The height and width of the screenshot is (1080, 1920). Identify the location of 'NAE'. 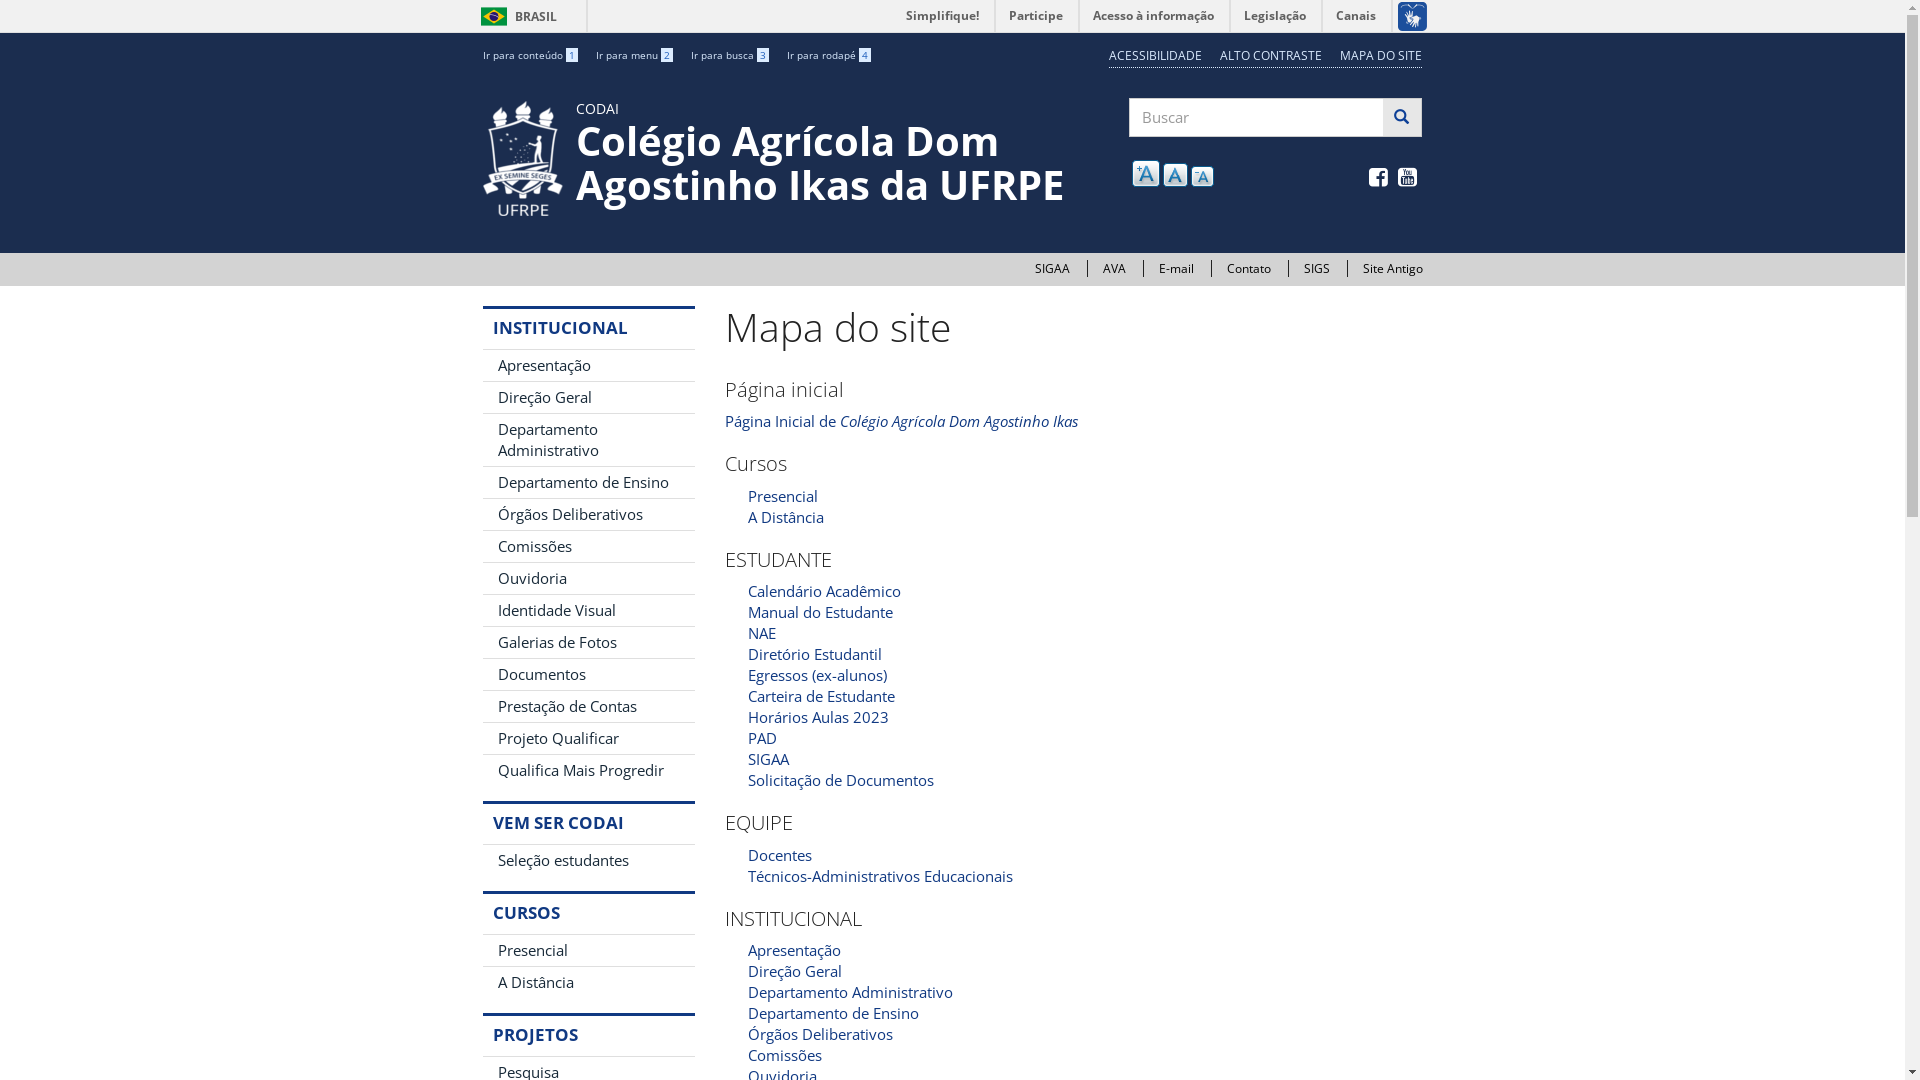
(761, 632).